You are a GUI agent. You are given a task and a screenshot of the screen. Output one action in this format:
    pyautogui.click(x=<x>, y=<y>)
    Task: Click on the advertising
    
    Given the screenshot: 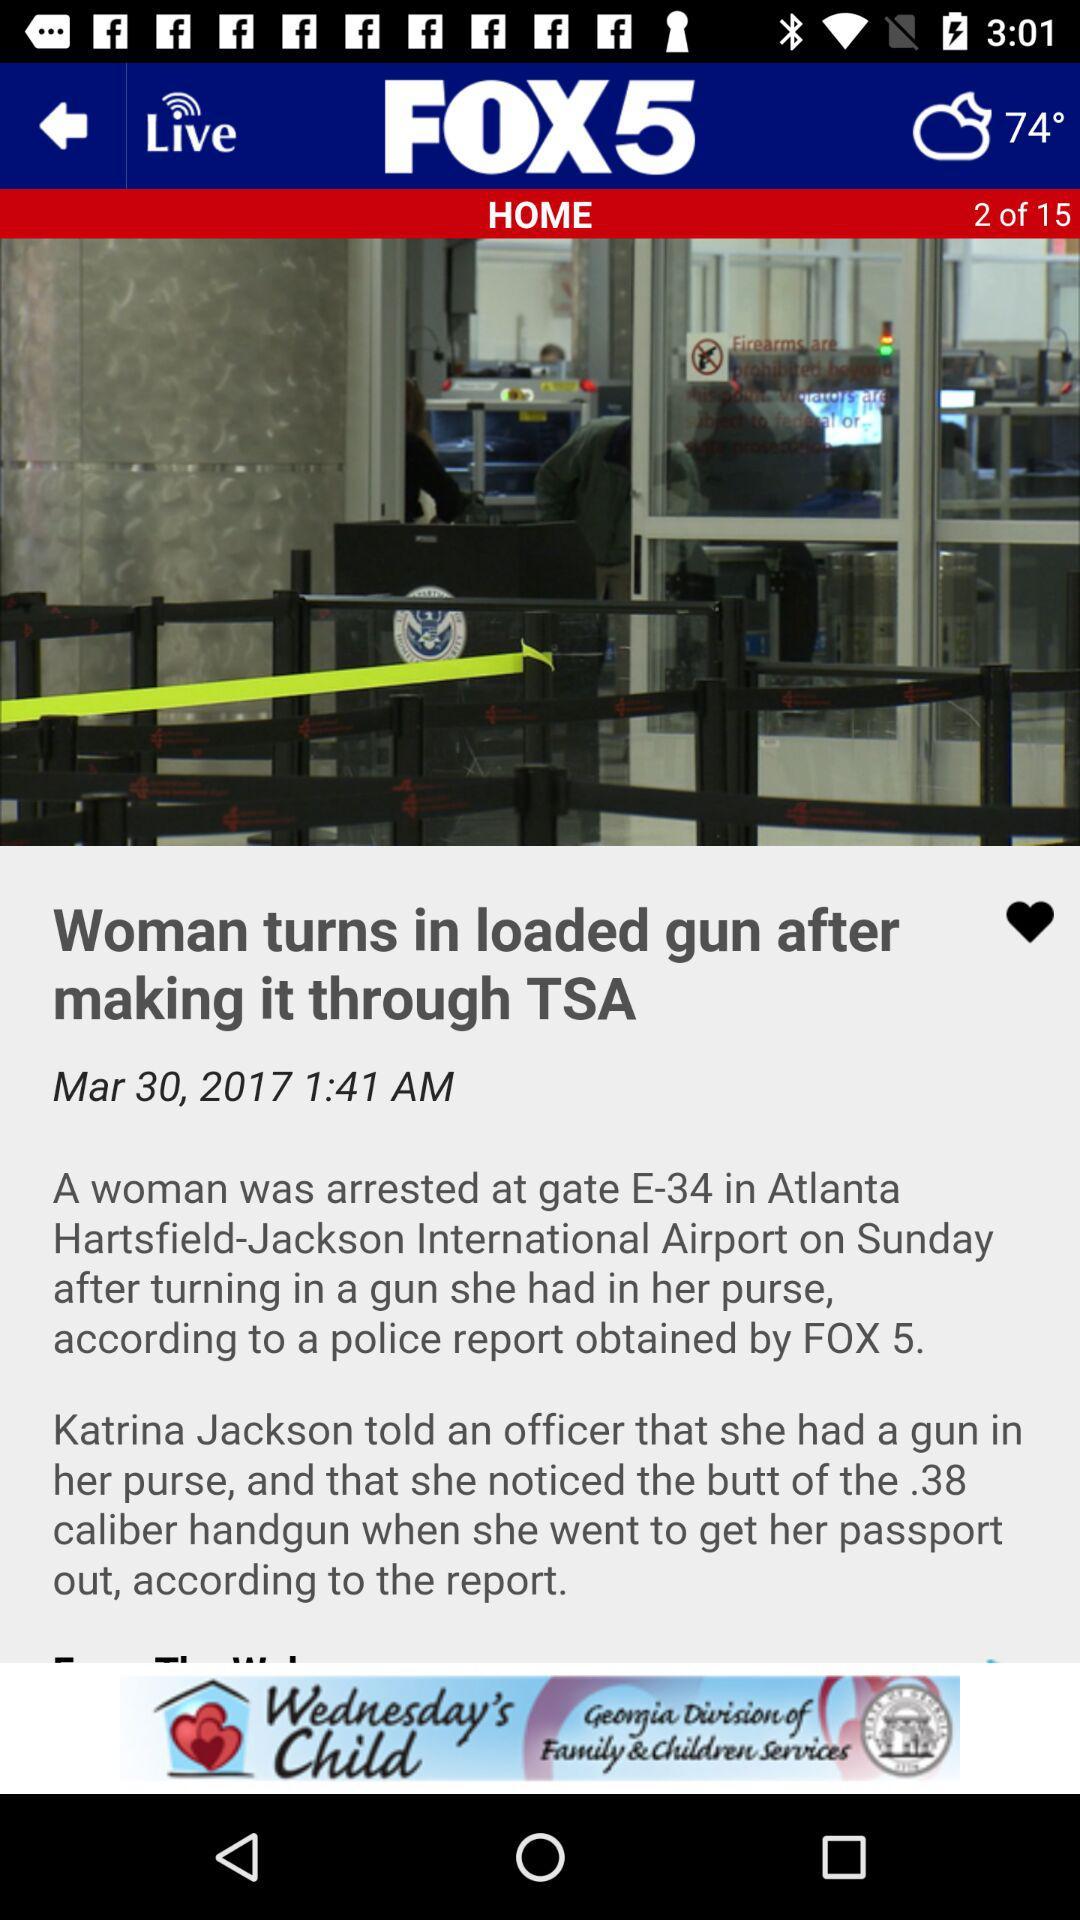 What is the action you would take?
    pyautogui.click(x=540, y=1727)
    